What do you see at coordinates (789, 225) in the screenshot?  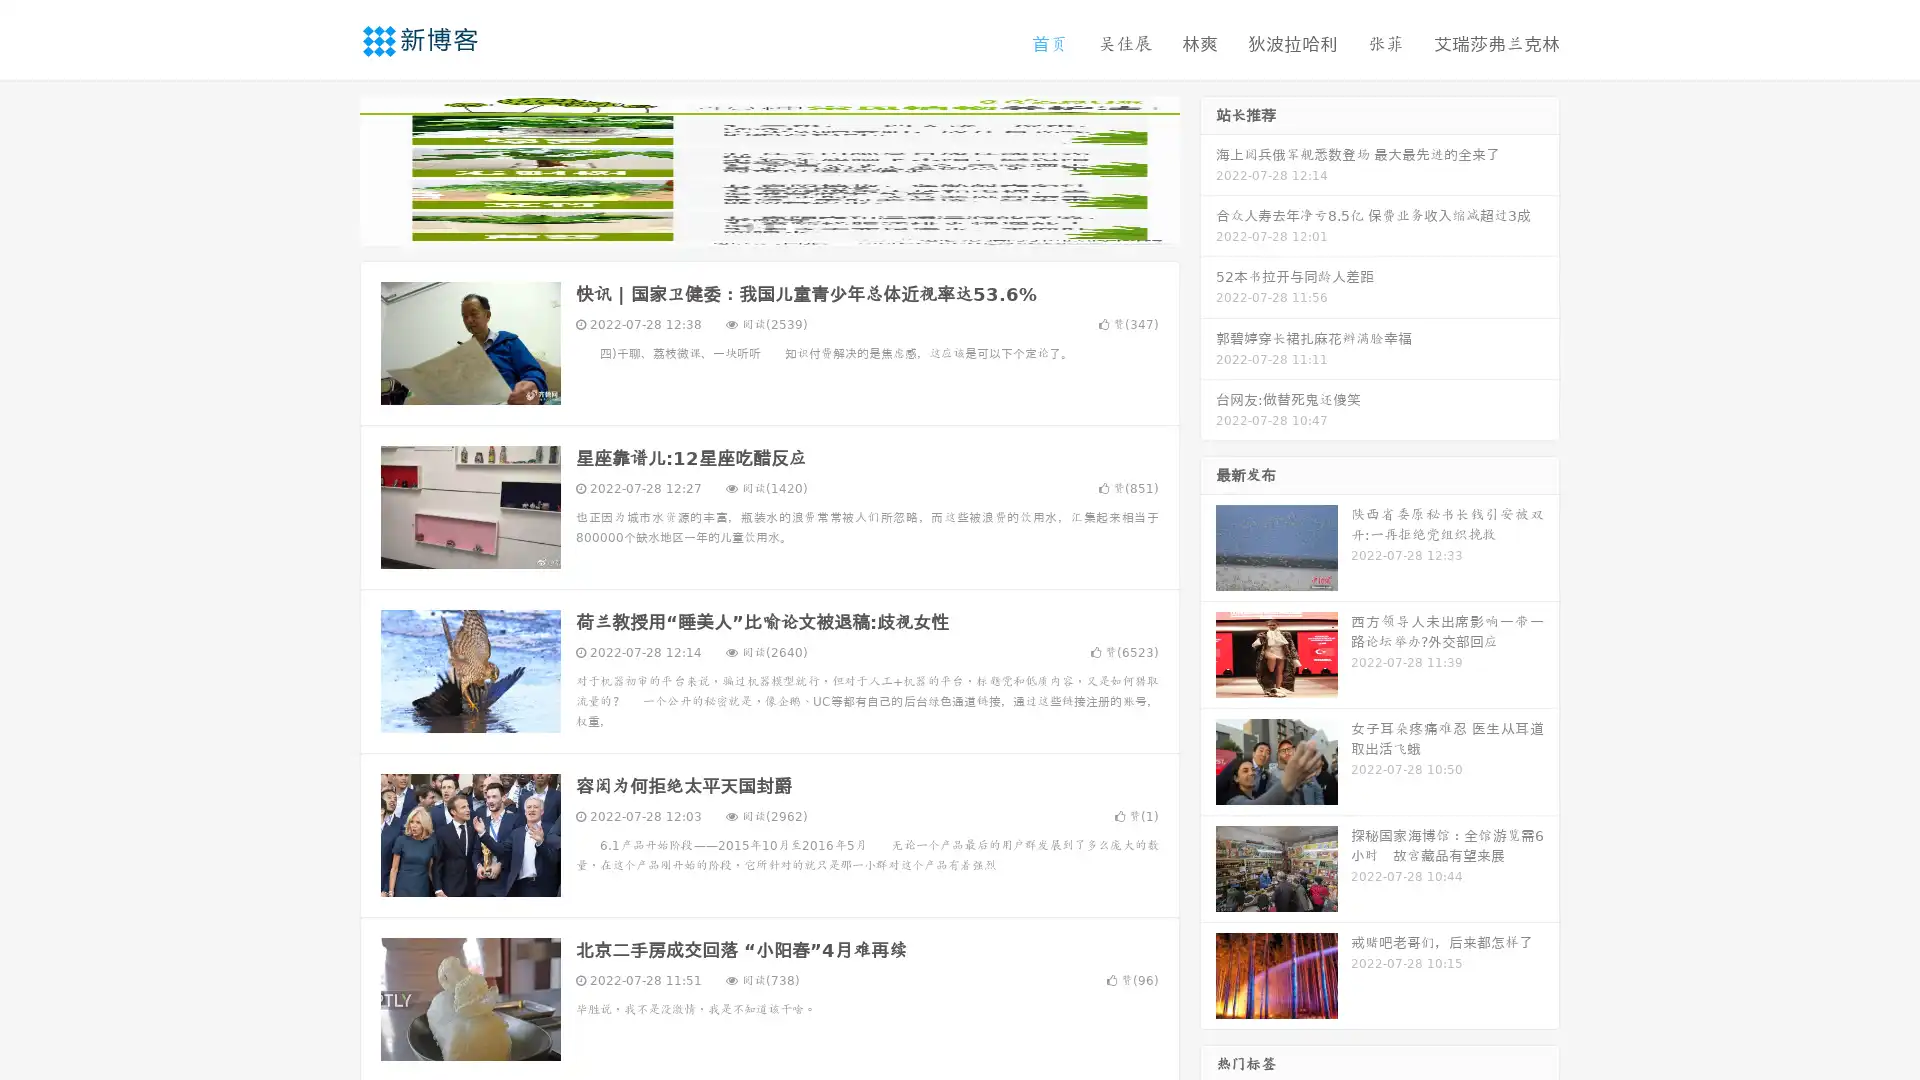 I see `Go to slide 3` at bounding box center [789, 225].